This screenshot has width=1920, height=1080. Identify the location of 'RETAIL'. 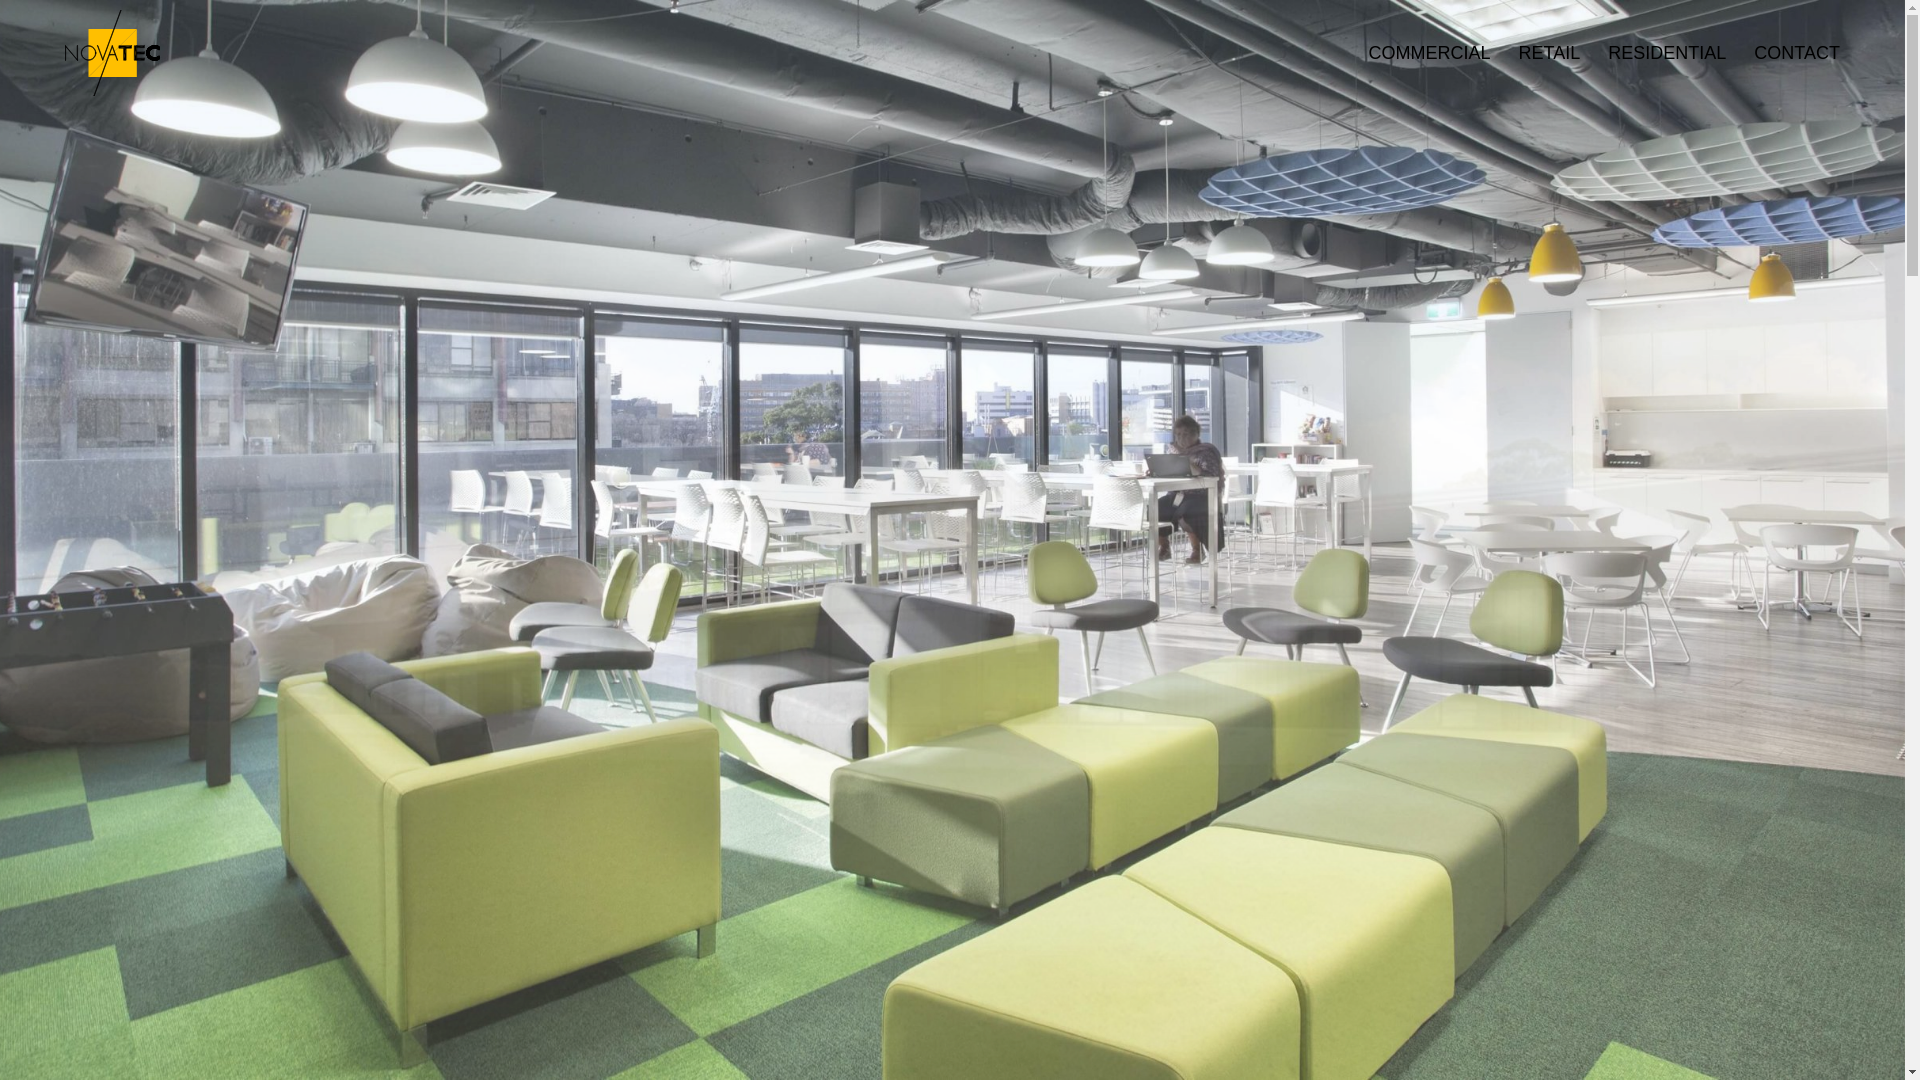
(1535, 52).